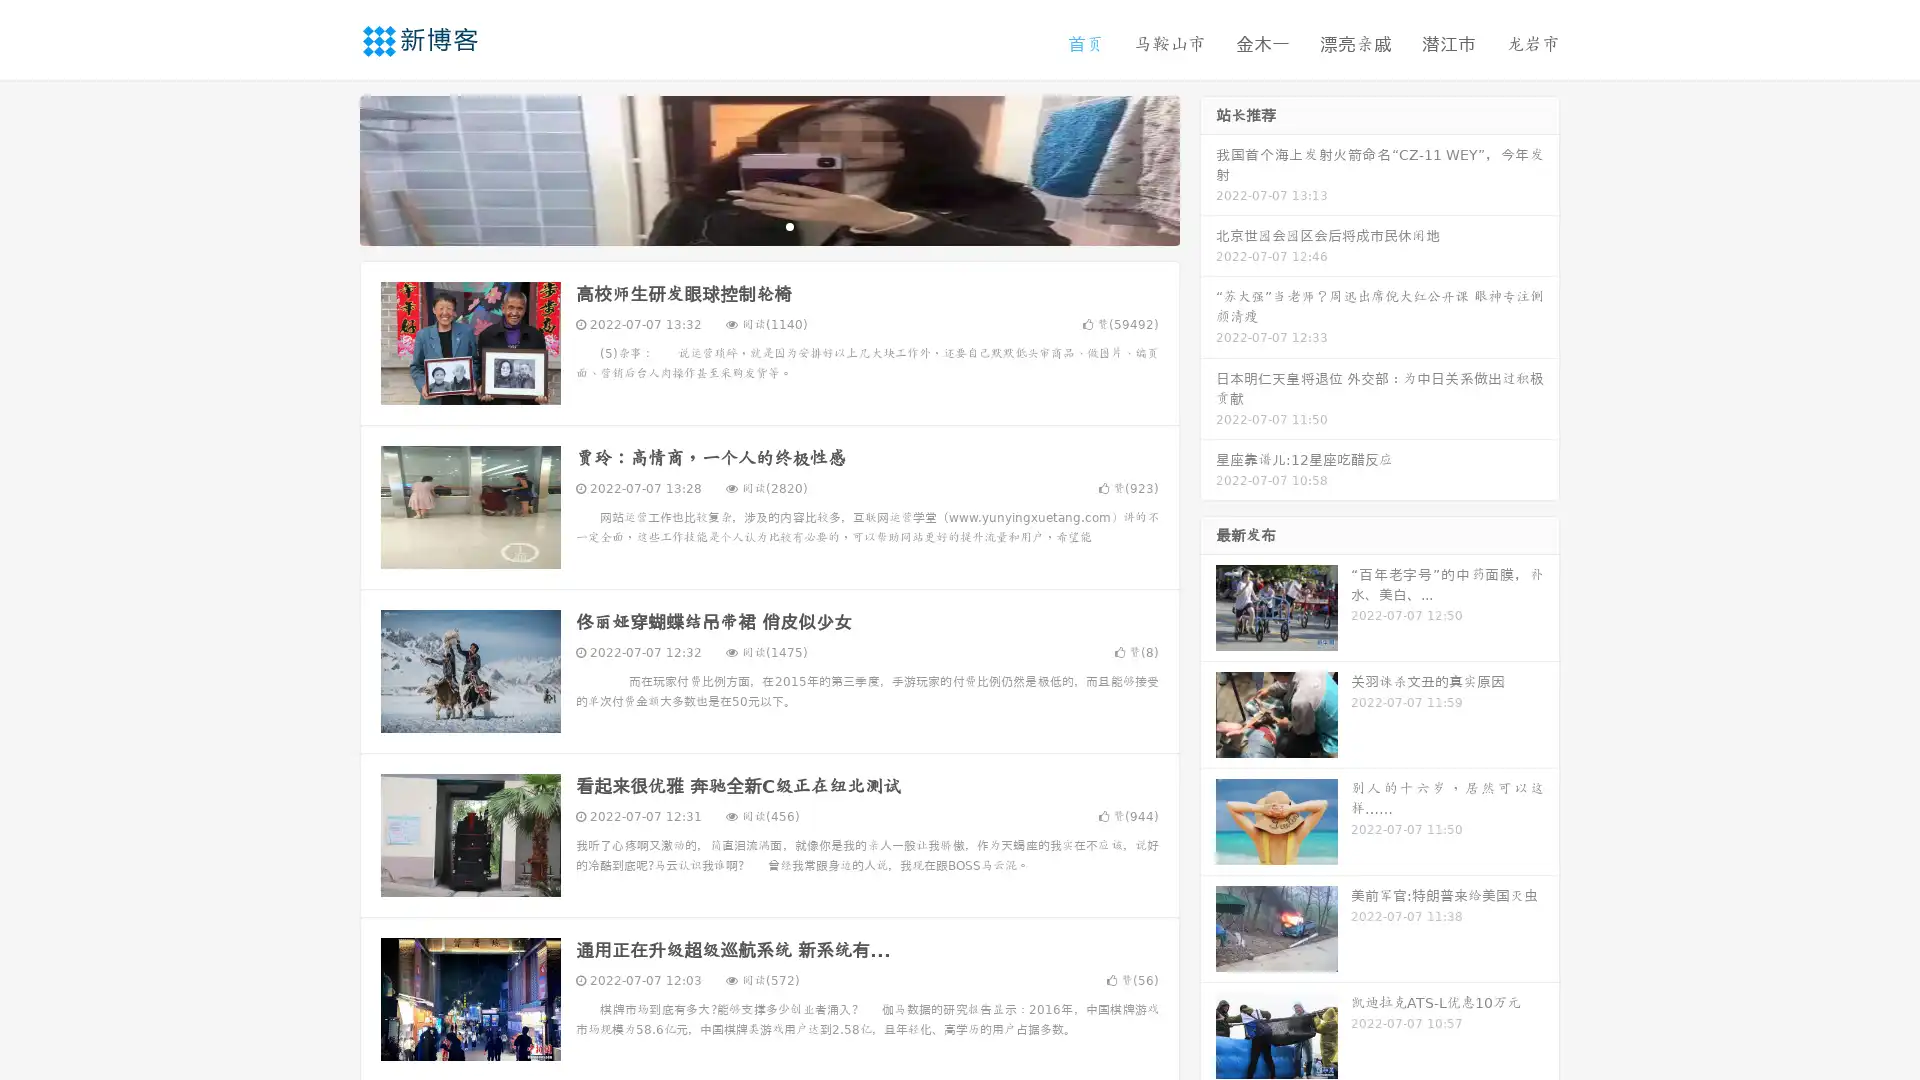  Describe the element at coordinates (789, 225) in the screenshot. I see `Go to slide 3` at that location.